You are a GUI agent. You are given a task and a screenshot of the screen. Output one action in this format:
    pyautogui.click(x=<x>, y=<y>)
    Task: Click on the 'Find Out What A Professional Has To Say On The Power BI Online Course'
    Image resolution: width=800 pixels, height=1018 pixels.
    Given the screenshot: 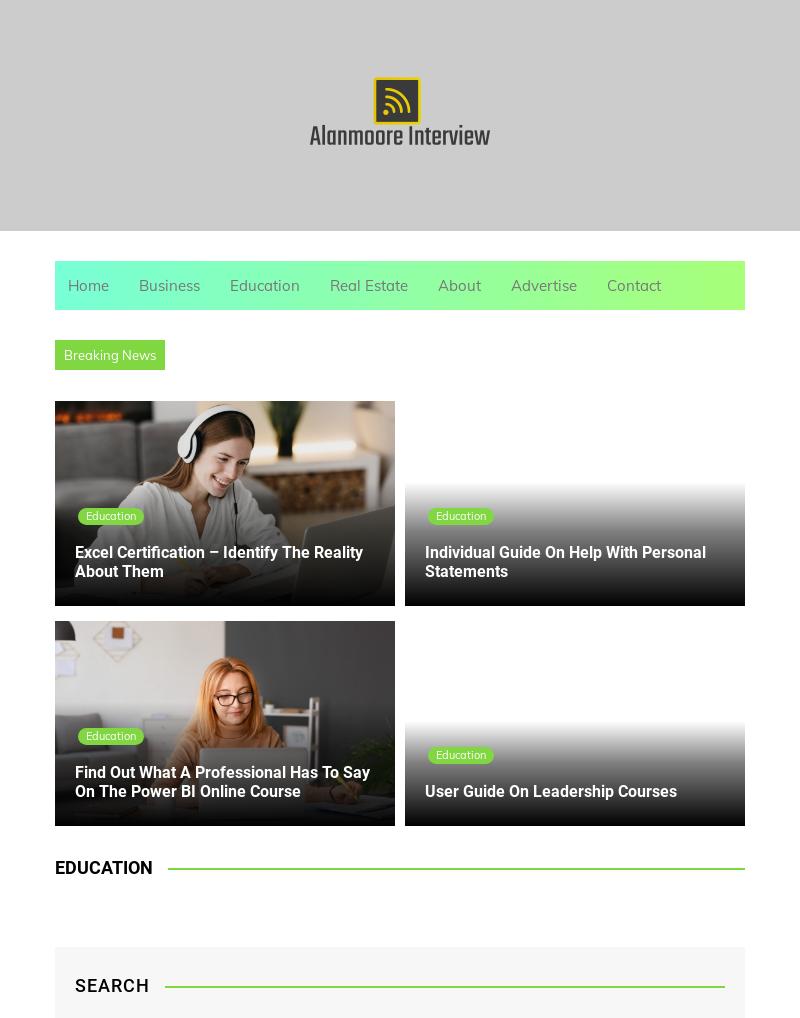 What is the action you would take?
    pyautogui.click(x=222, y=781)
    